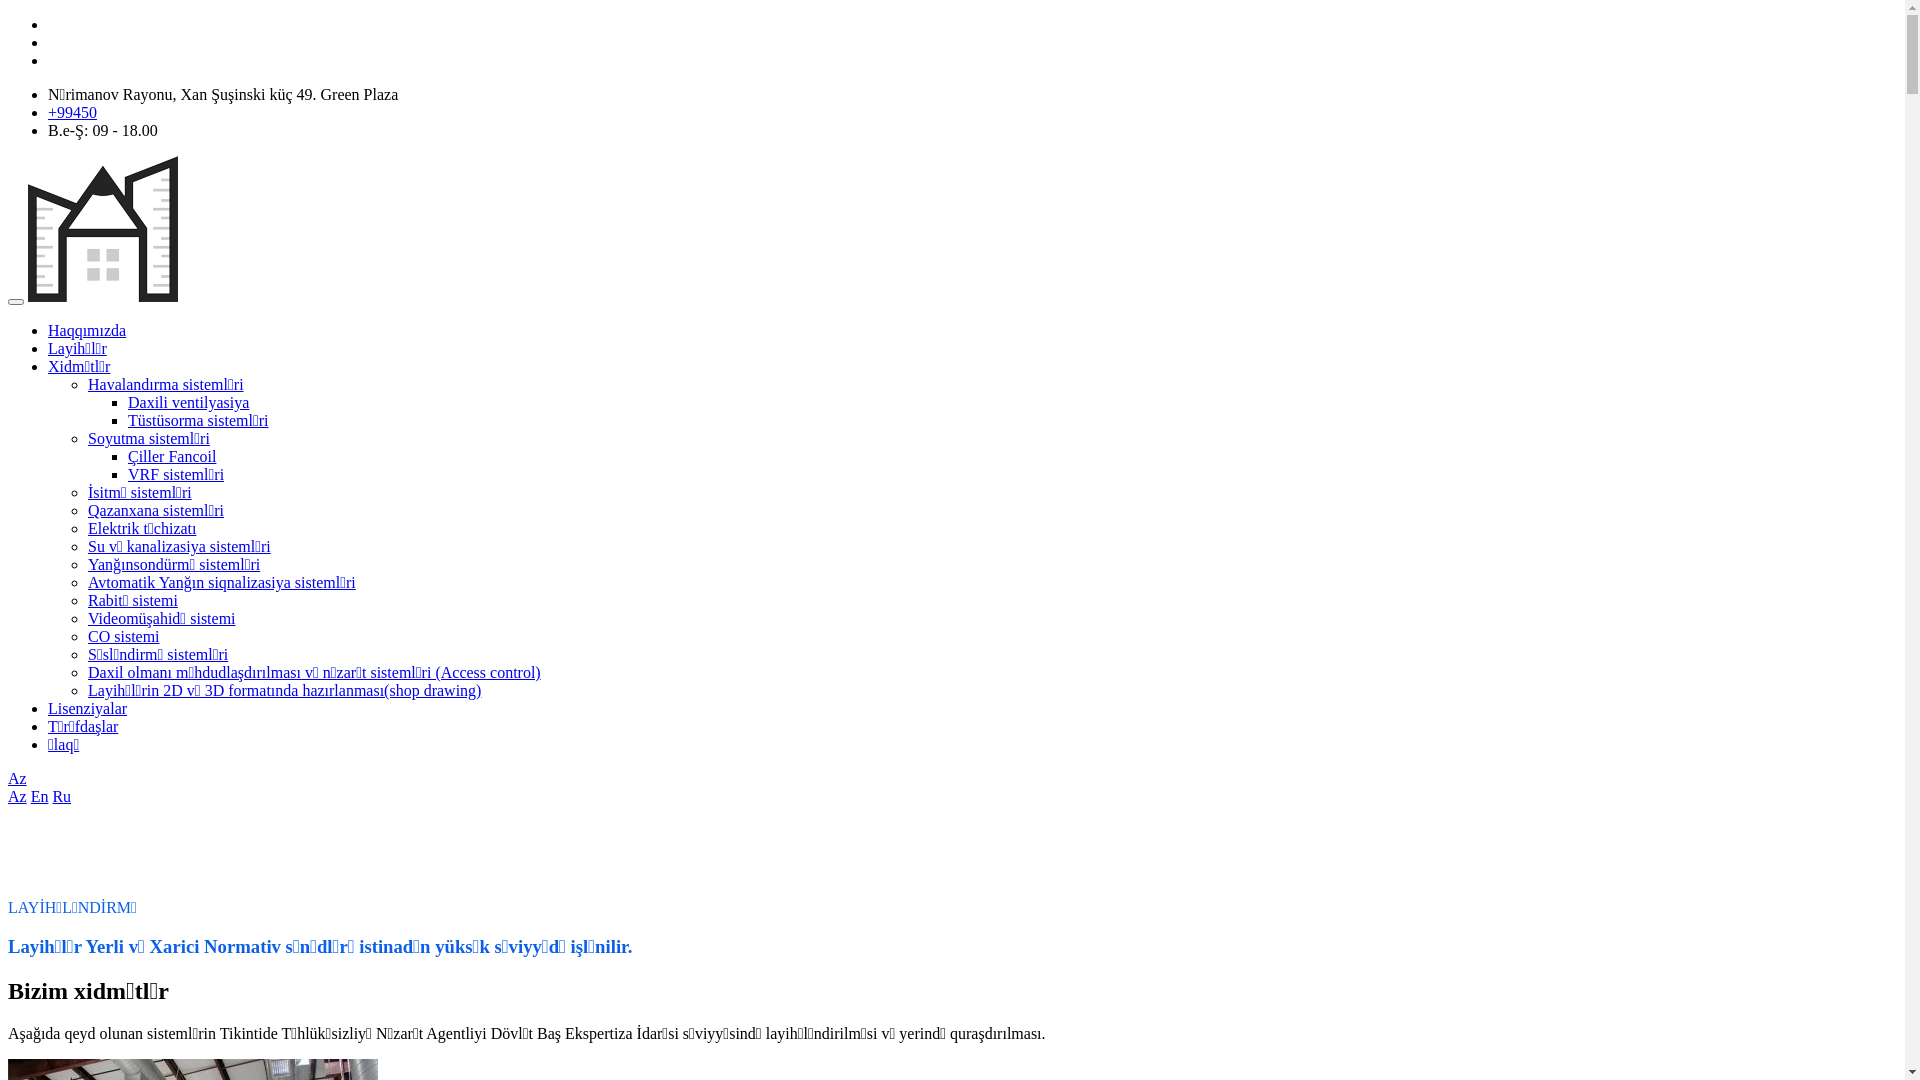  Describe the element at coordinates (86, 636) in the screenshot. I see `'CO sistemi'` at that location.